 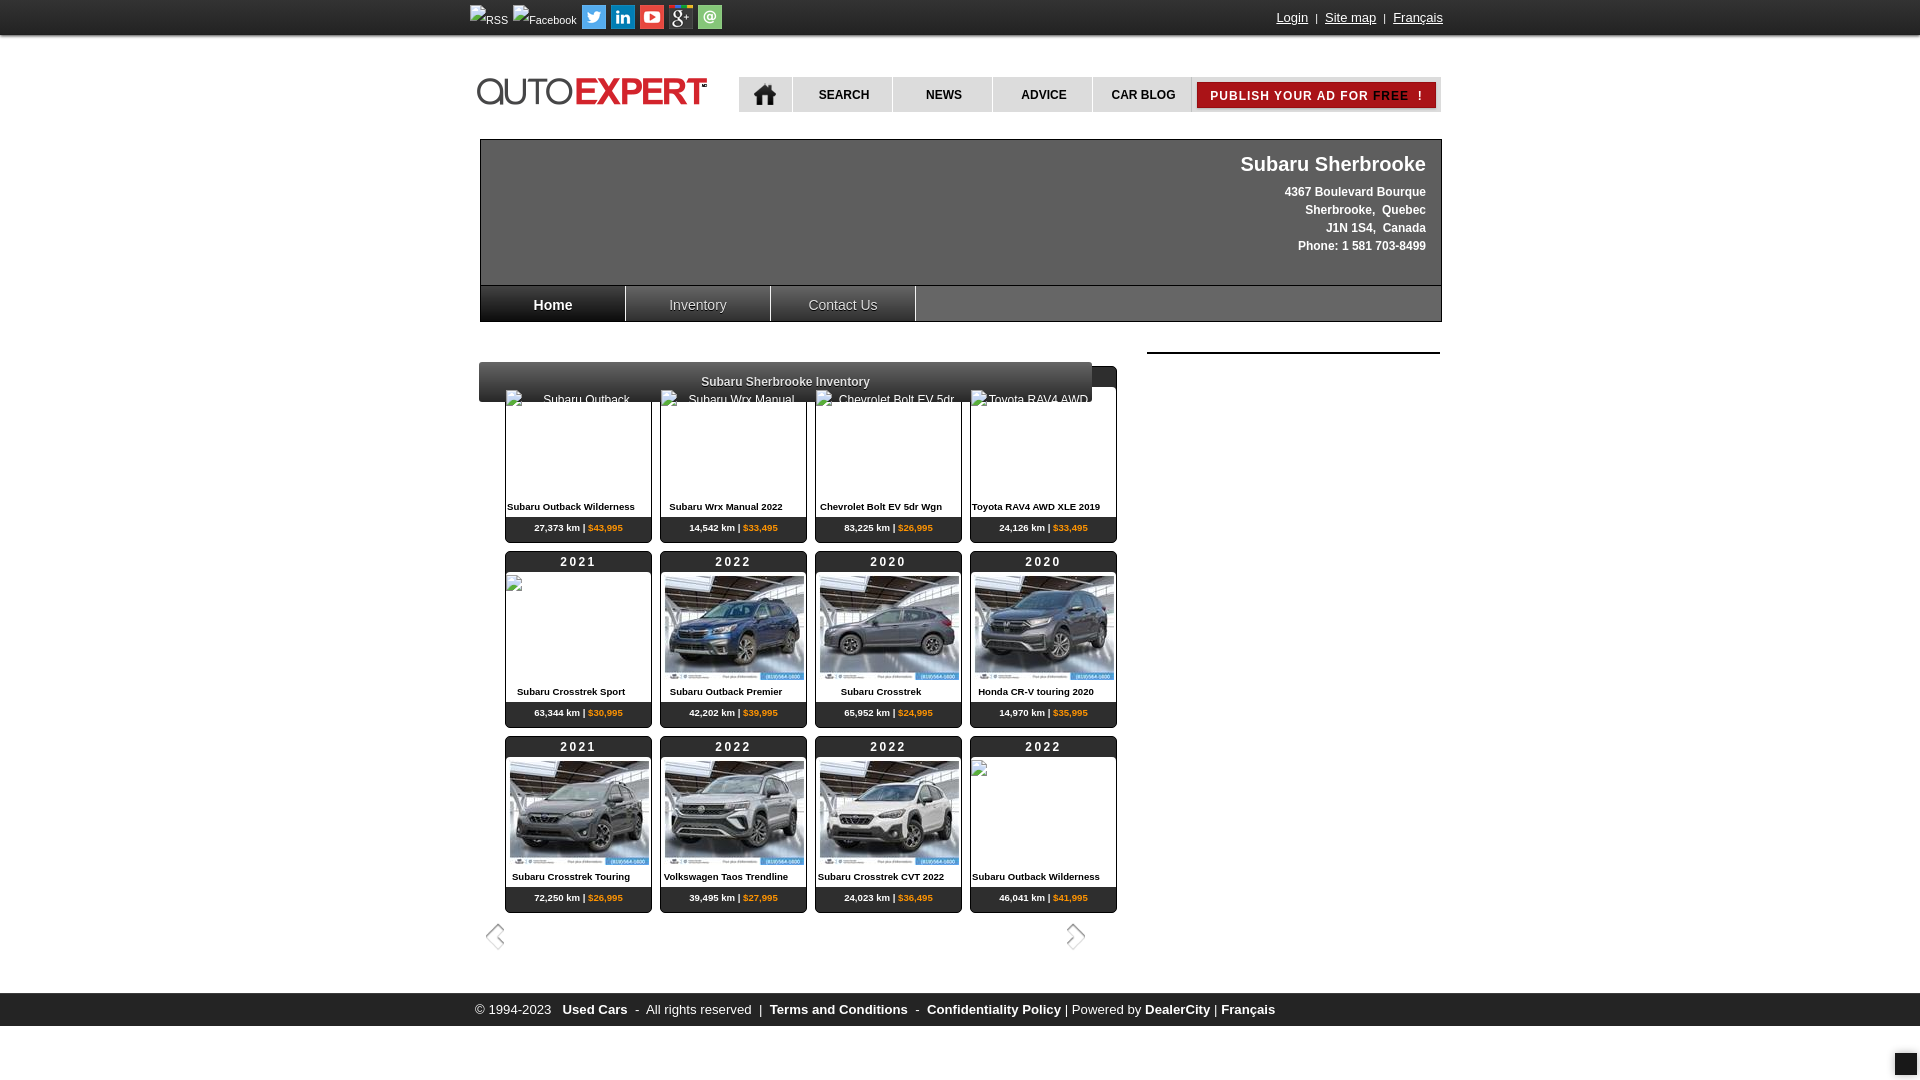 What do you see at coordinates (732, 441) in the screenshot?
I see `'2022` at bounding box center [732, 441].